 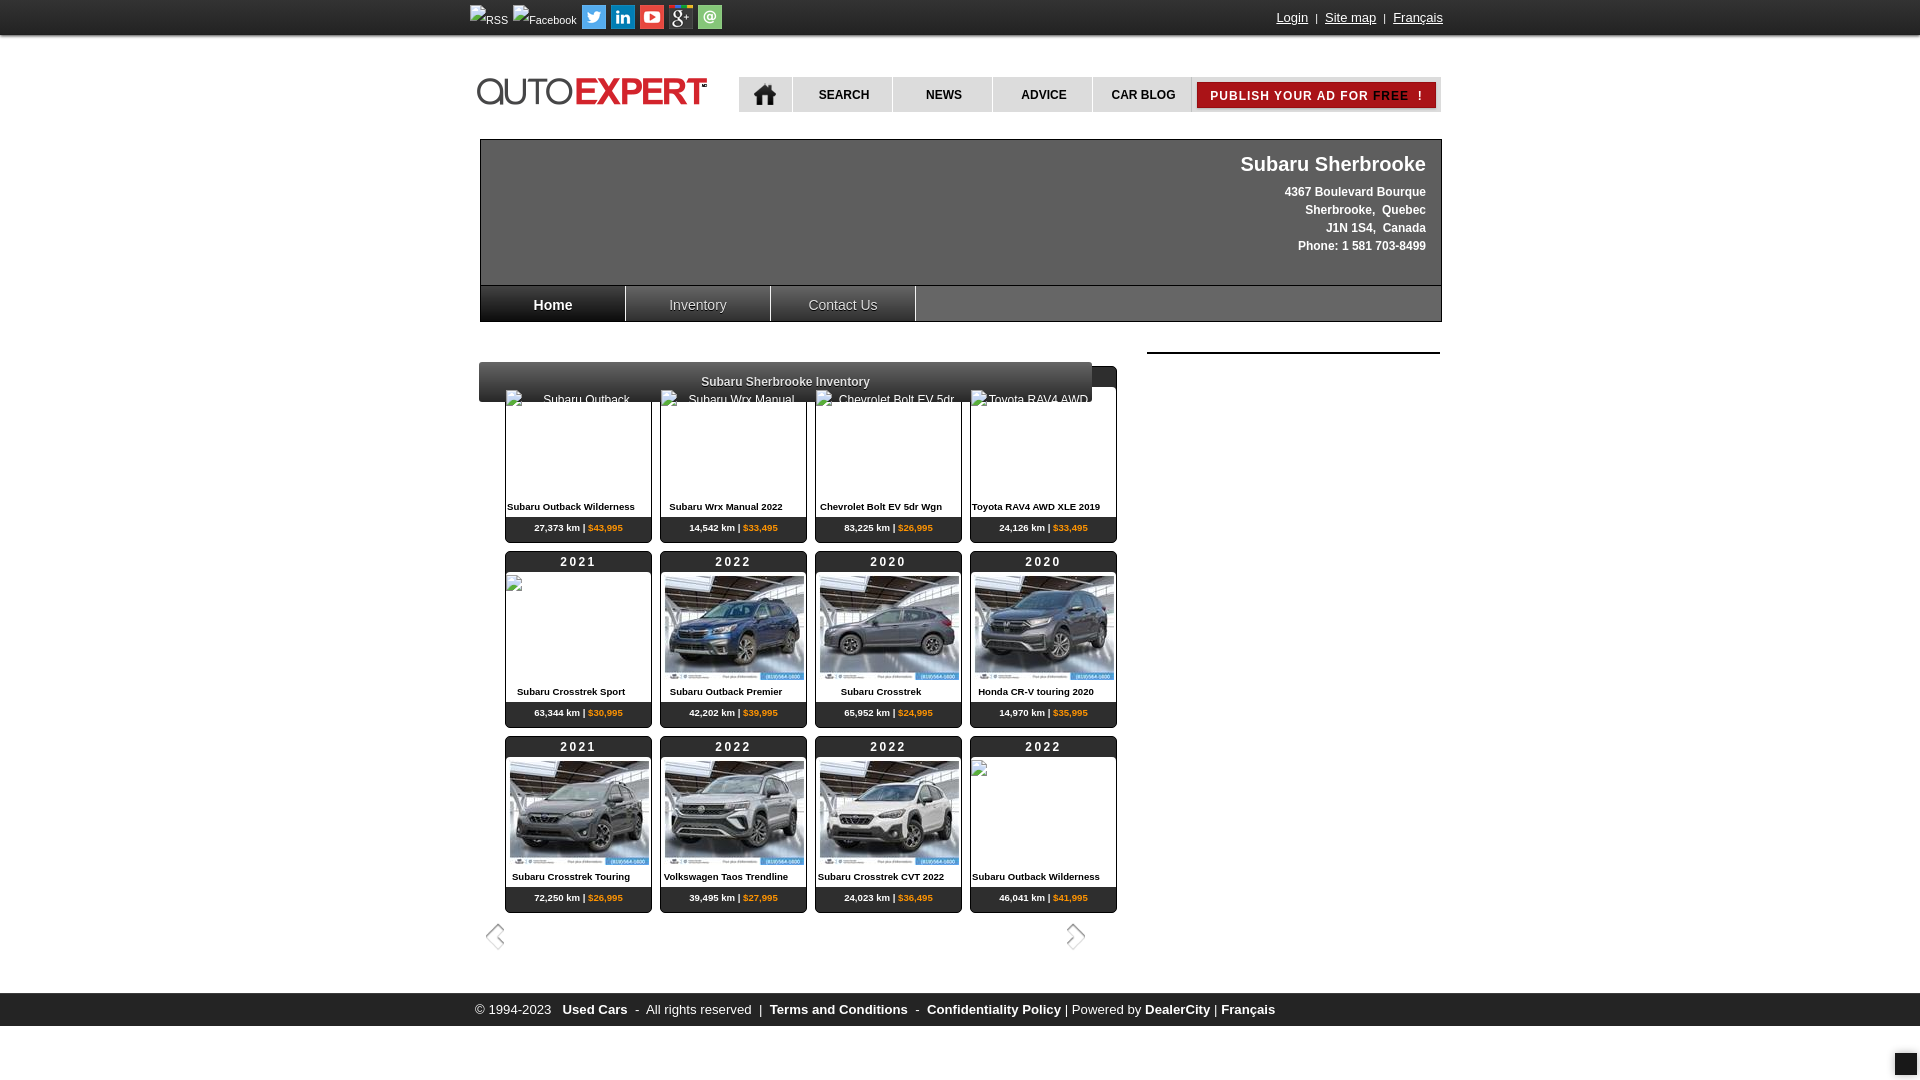 What do you see at coordinates (732, 441) in the screenshot?
I see `'2022` at bounding box center [732, 441].